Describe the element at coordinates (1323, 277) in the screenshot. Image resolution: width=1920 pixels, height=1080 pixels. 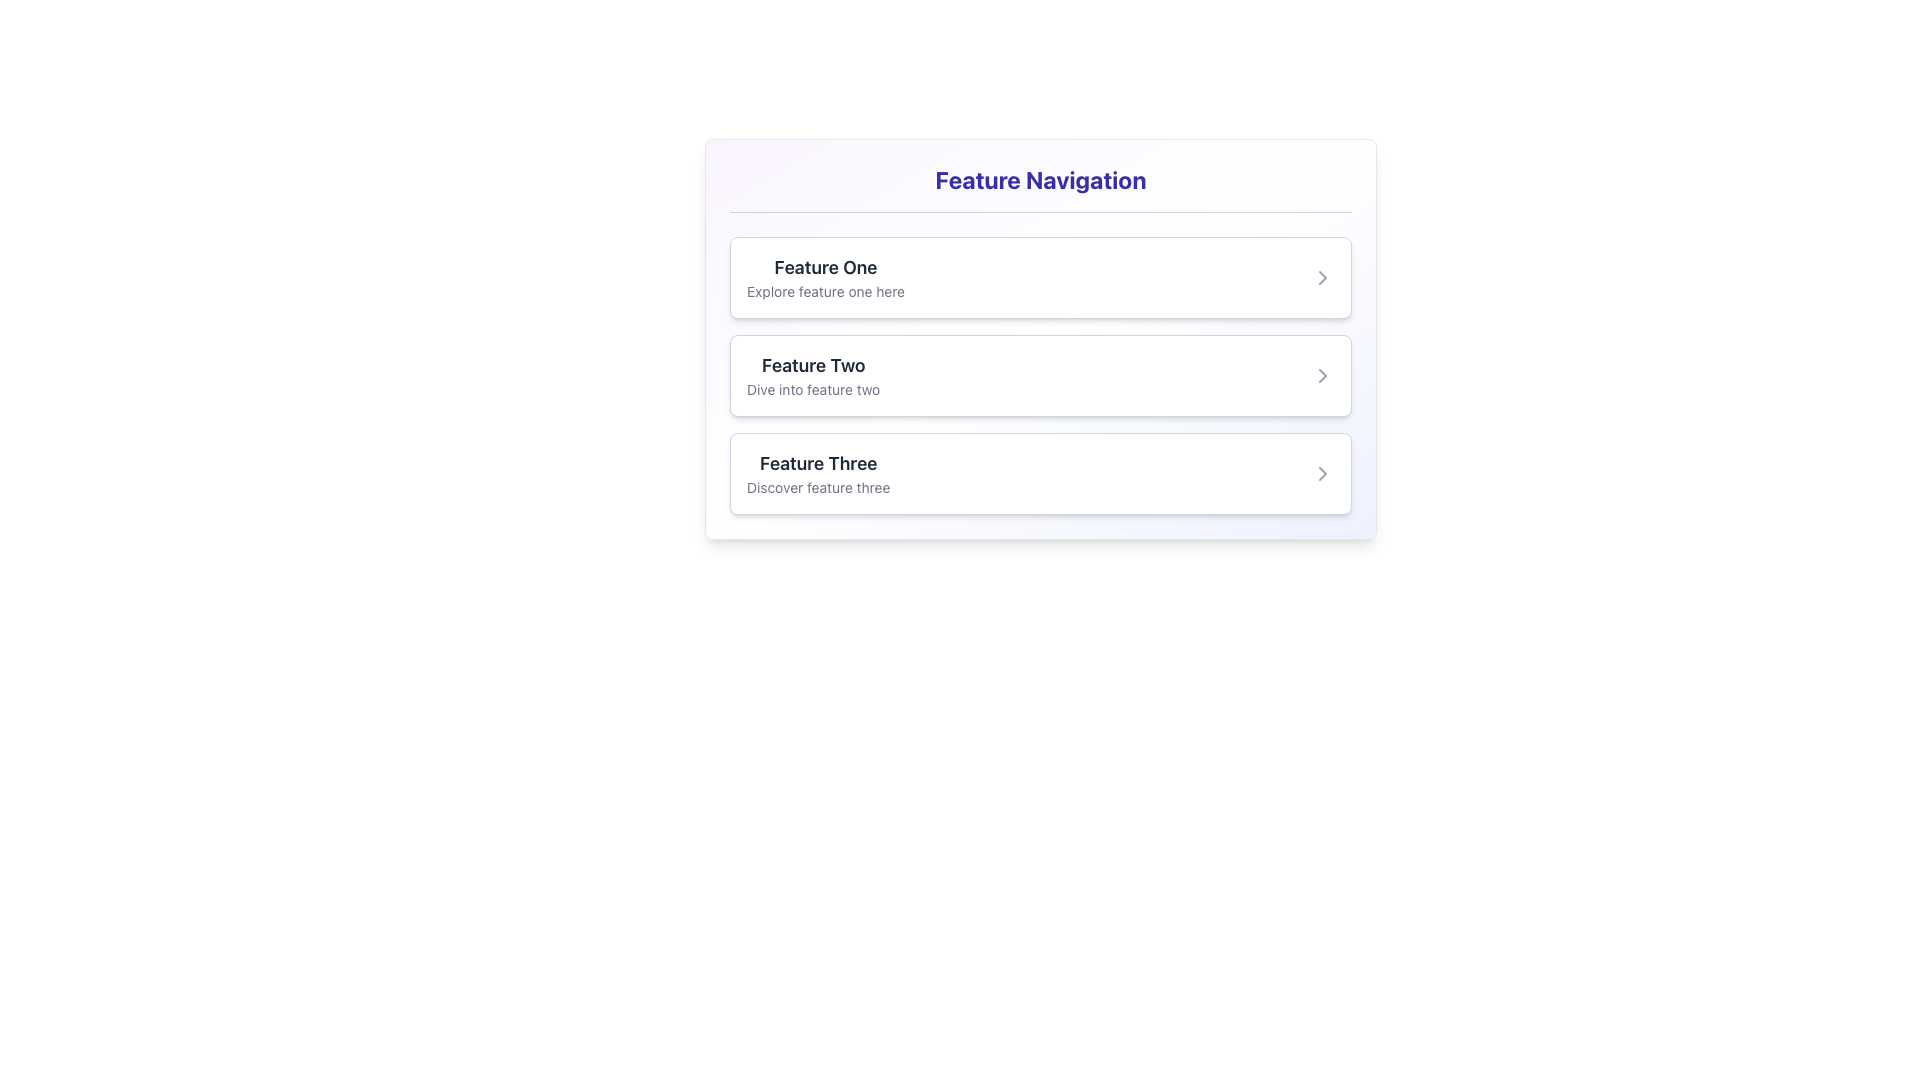
I see `the navigational icon located at the far right of the card for 'Feature One'` at that location.